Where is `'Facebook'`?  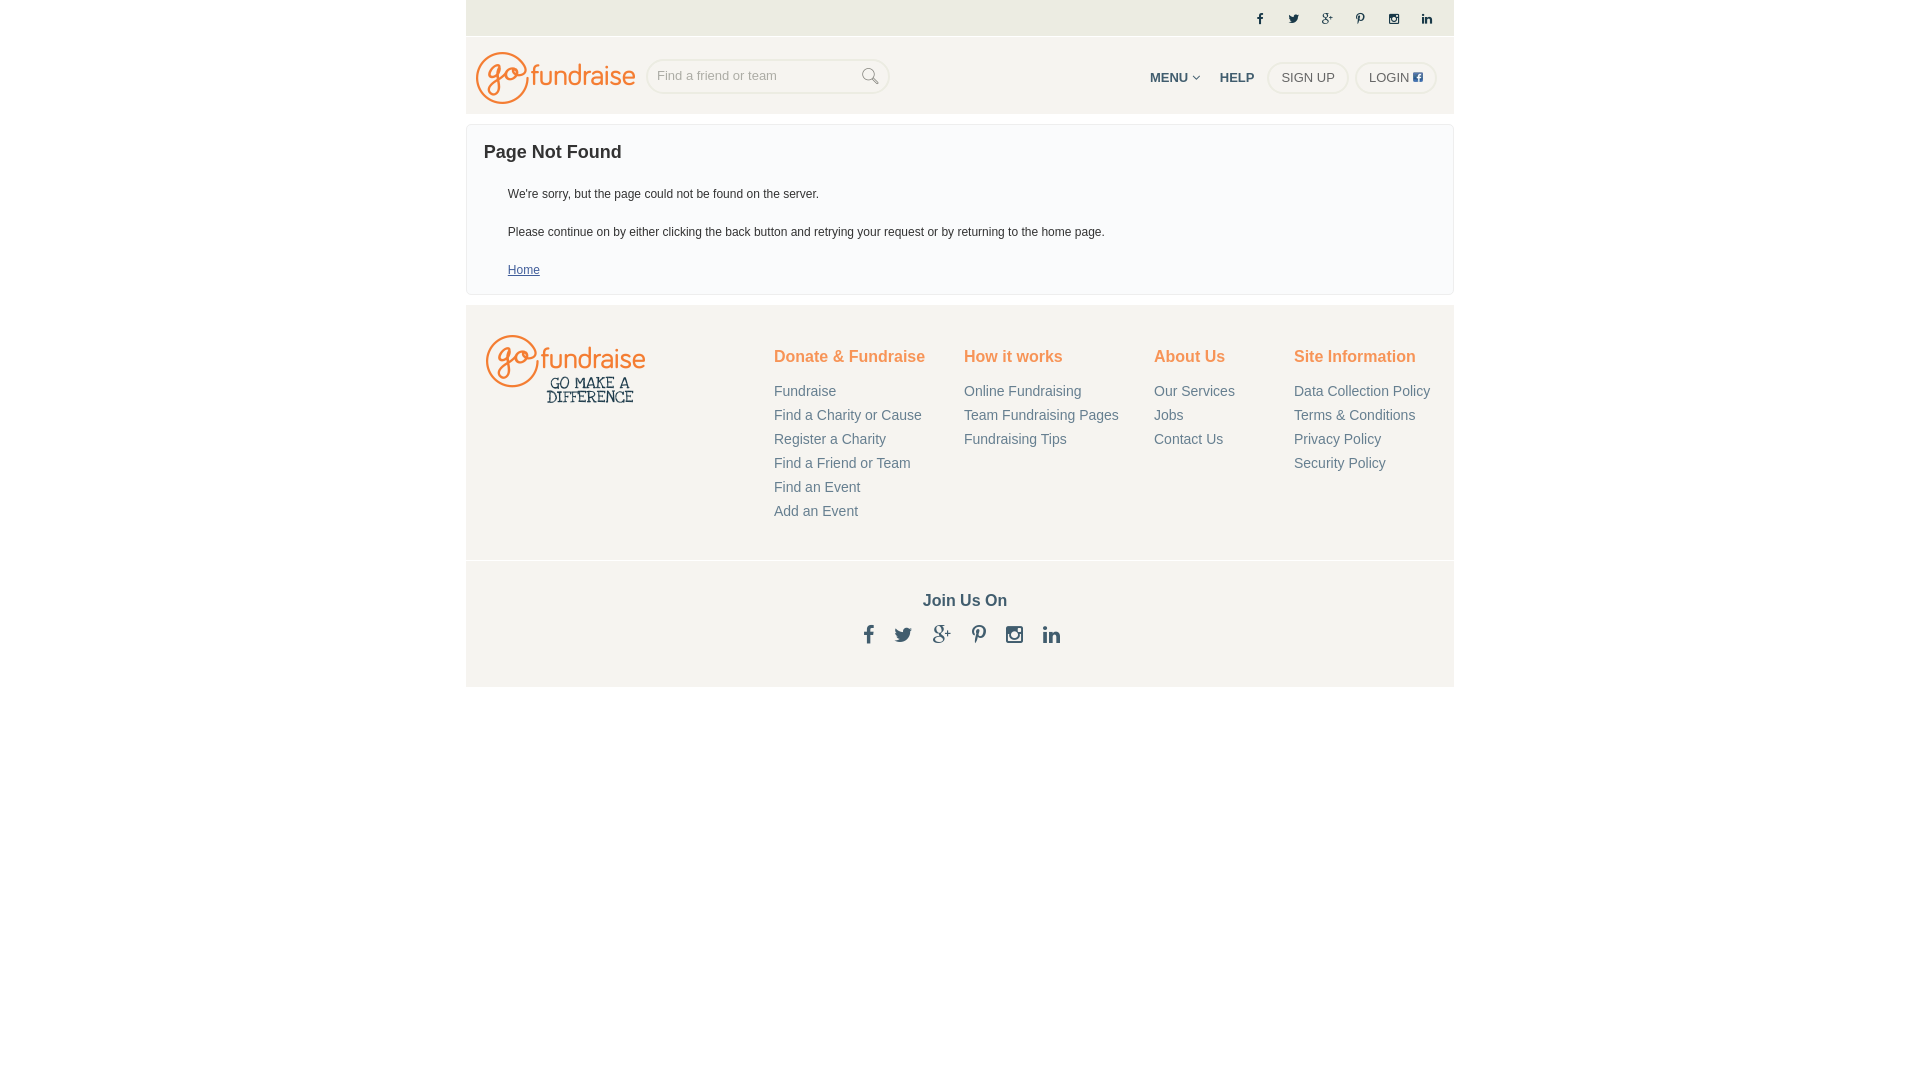
'Facebook' is located at coordinates (868, 635).